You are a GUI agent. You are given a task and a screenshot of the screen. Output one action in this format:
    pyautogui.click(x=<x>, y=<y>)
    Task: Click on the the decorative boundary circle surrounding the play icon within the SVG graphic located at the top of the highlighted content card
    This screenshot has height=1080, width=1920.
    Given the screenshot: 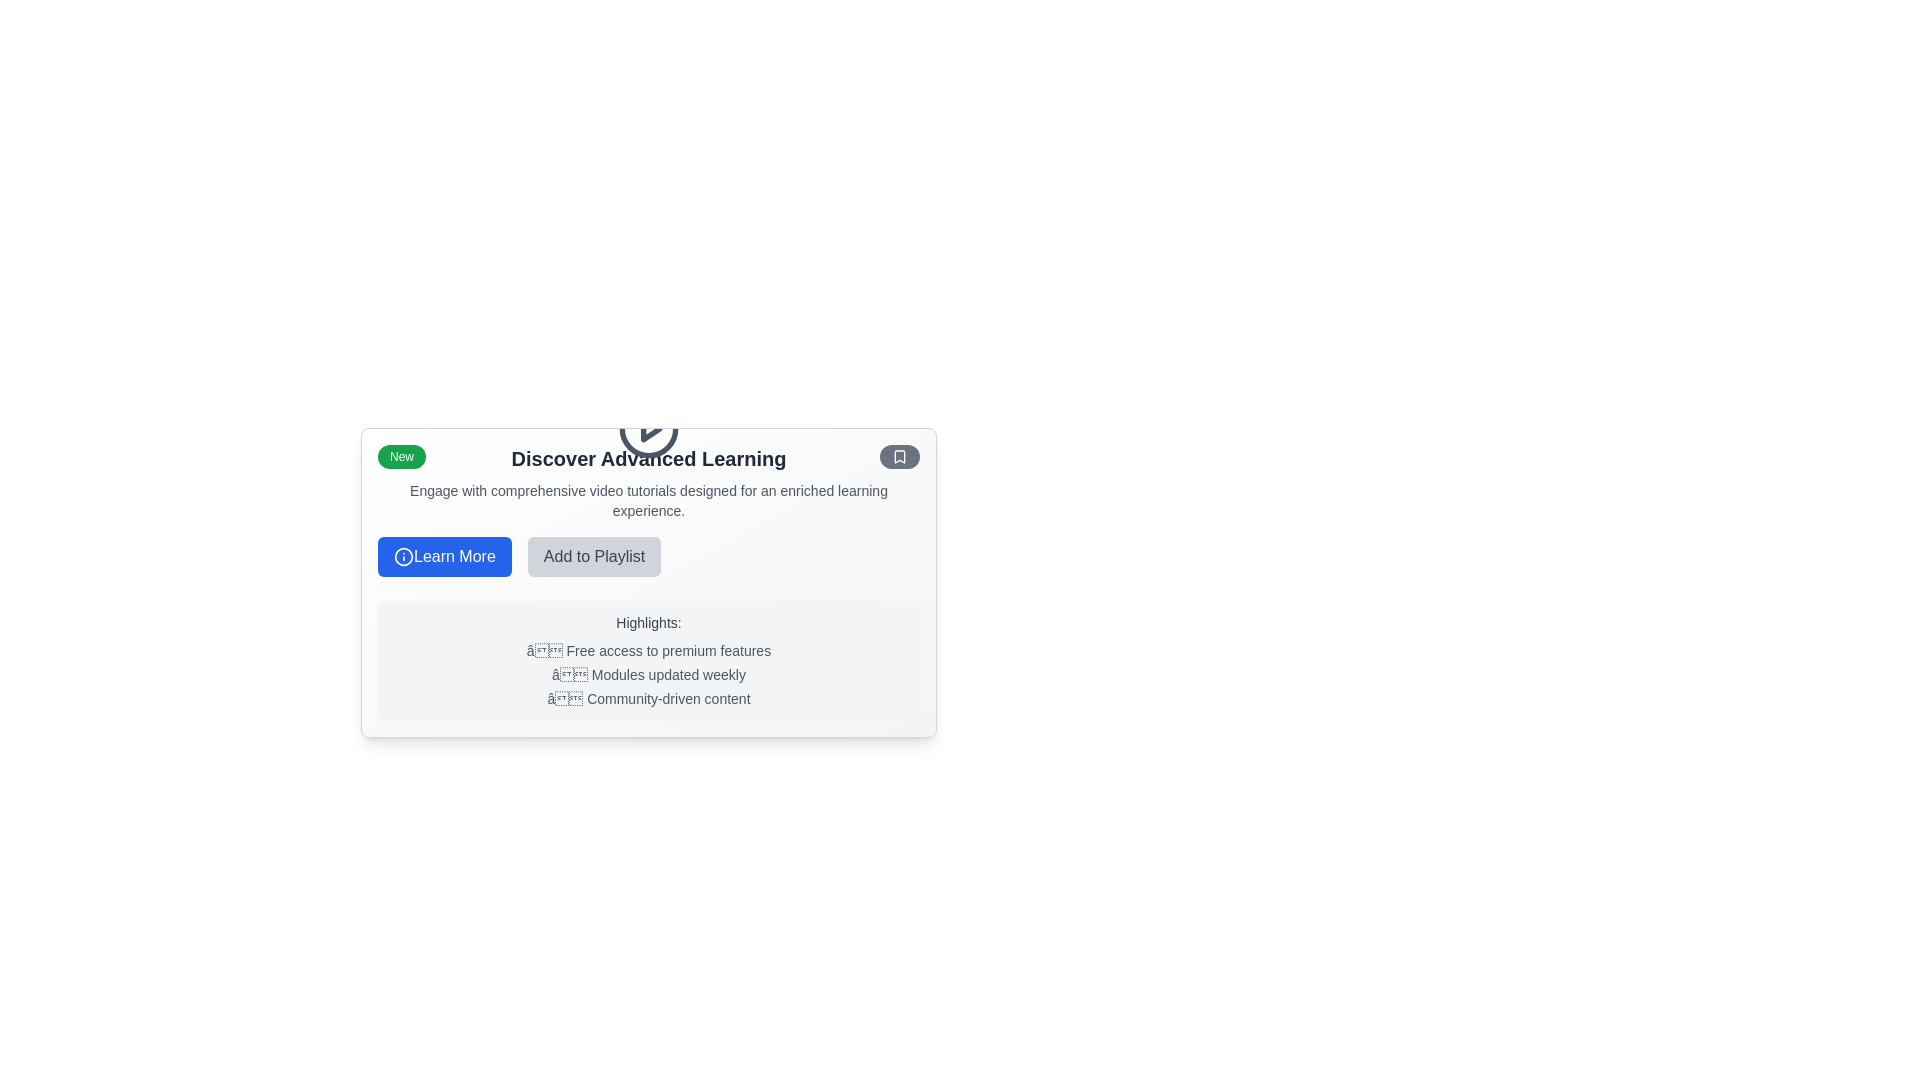 What is the action you would take?
    pyautogui.click(x=648, y=427)
    